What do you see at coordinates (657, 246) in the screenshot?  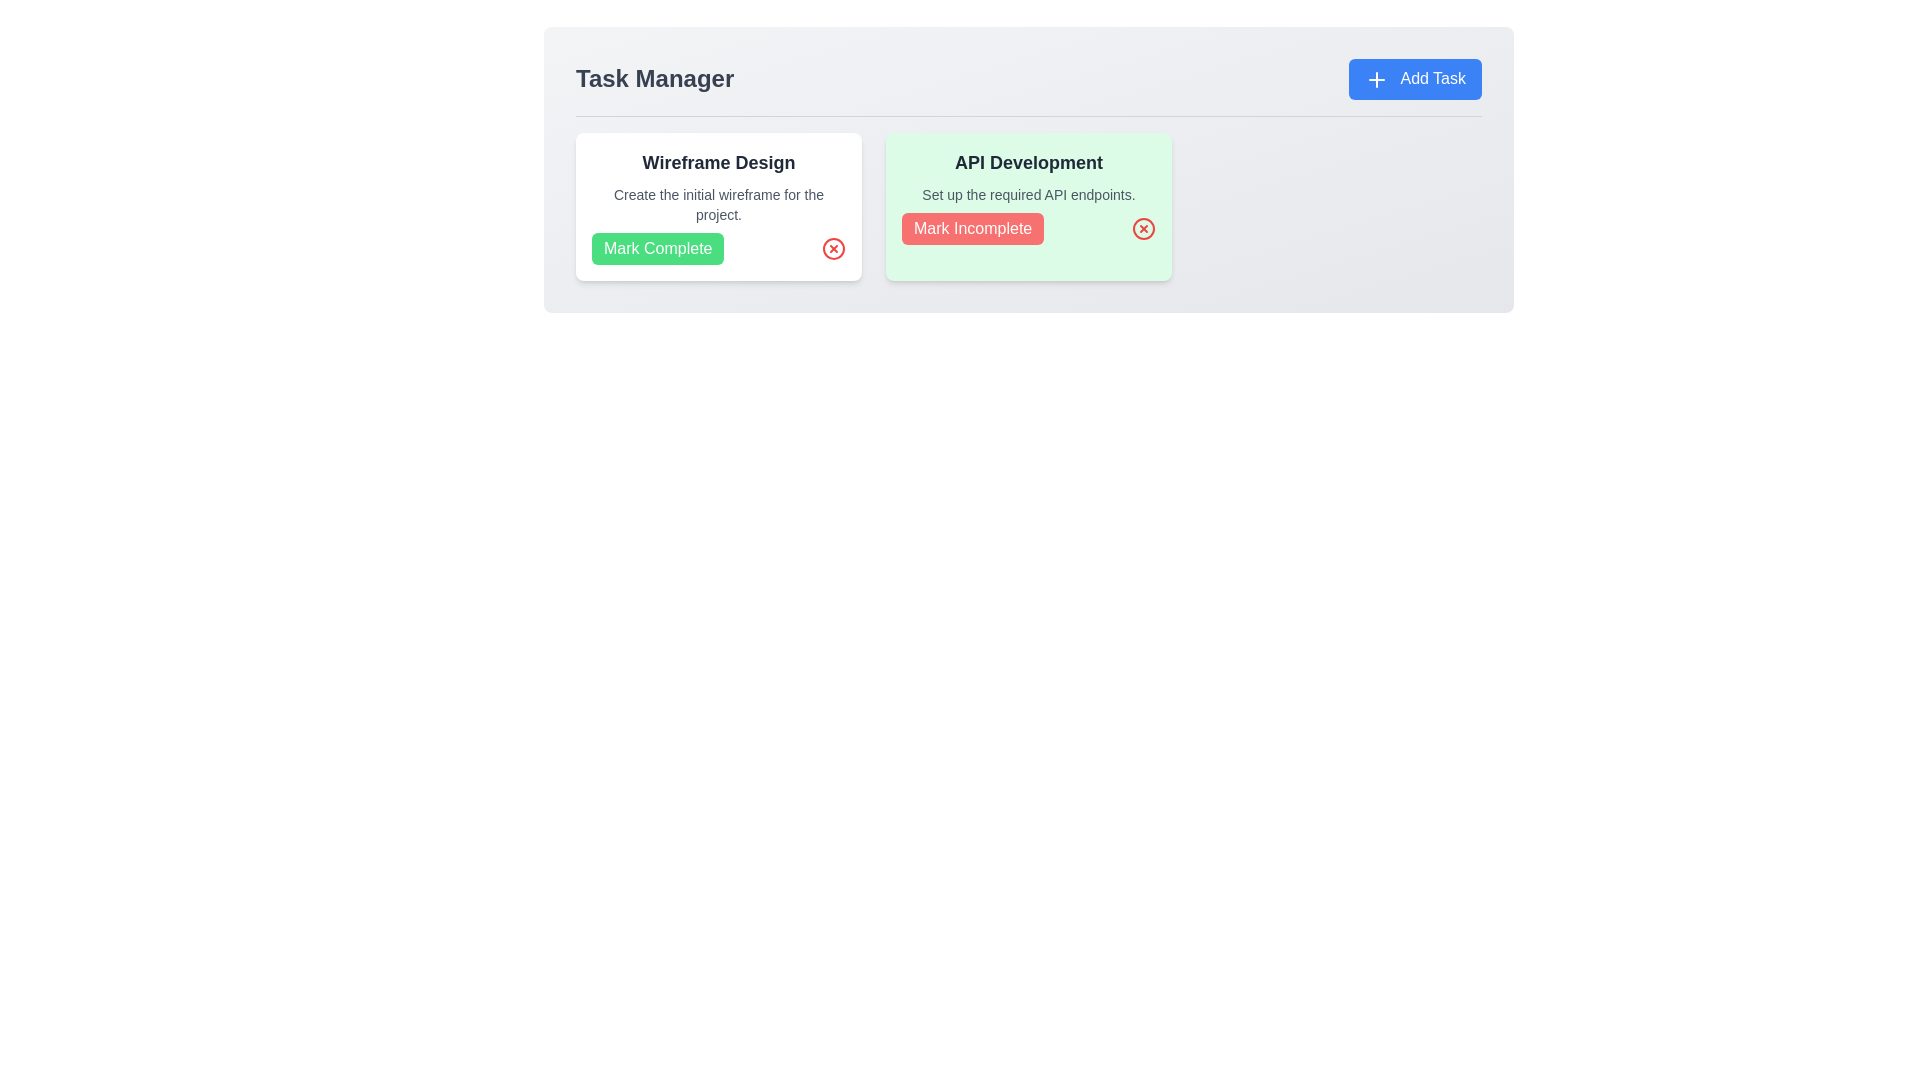 I see `the button located below the 'Wireframe Design' task block to mark the associated task as completed` at bounding box center [657, 246].